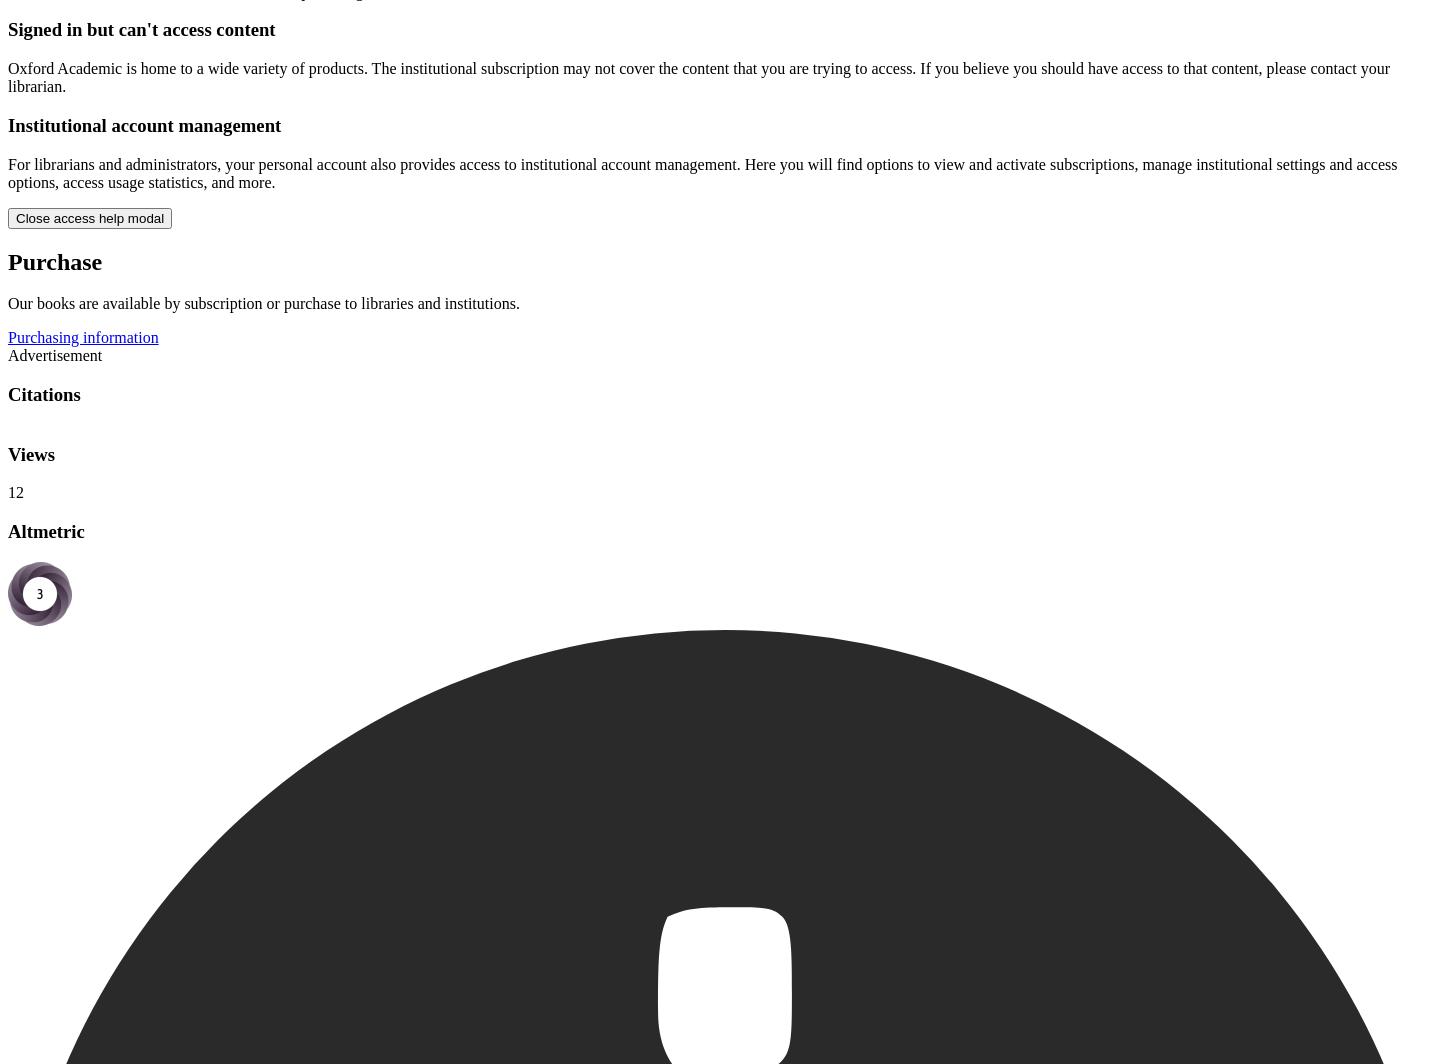 Image resolution: width=1450 pixels, height=1064 pixels. What do you see at coordinates (140, 29) in the screenshot?
I see `'Signed in but can't access content'` at bounding box center [140, 29].